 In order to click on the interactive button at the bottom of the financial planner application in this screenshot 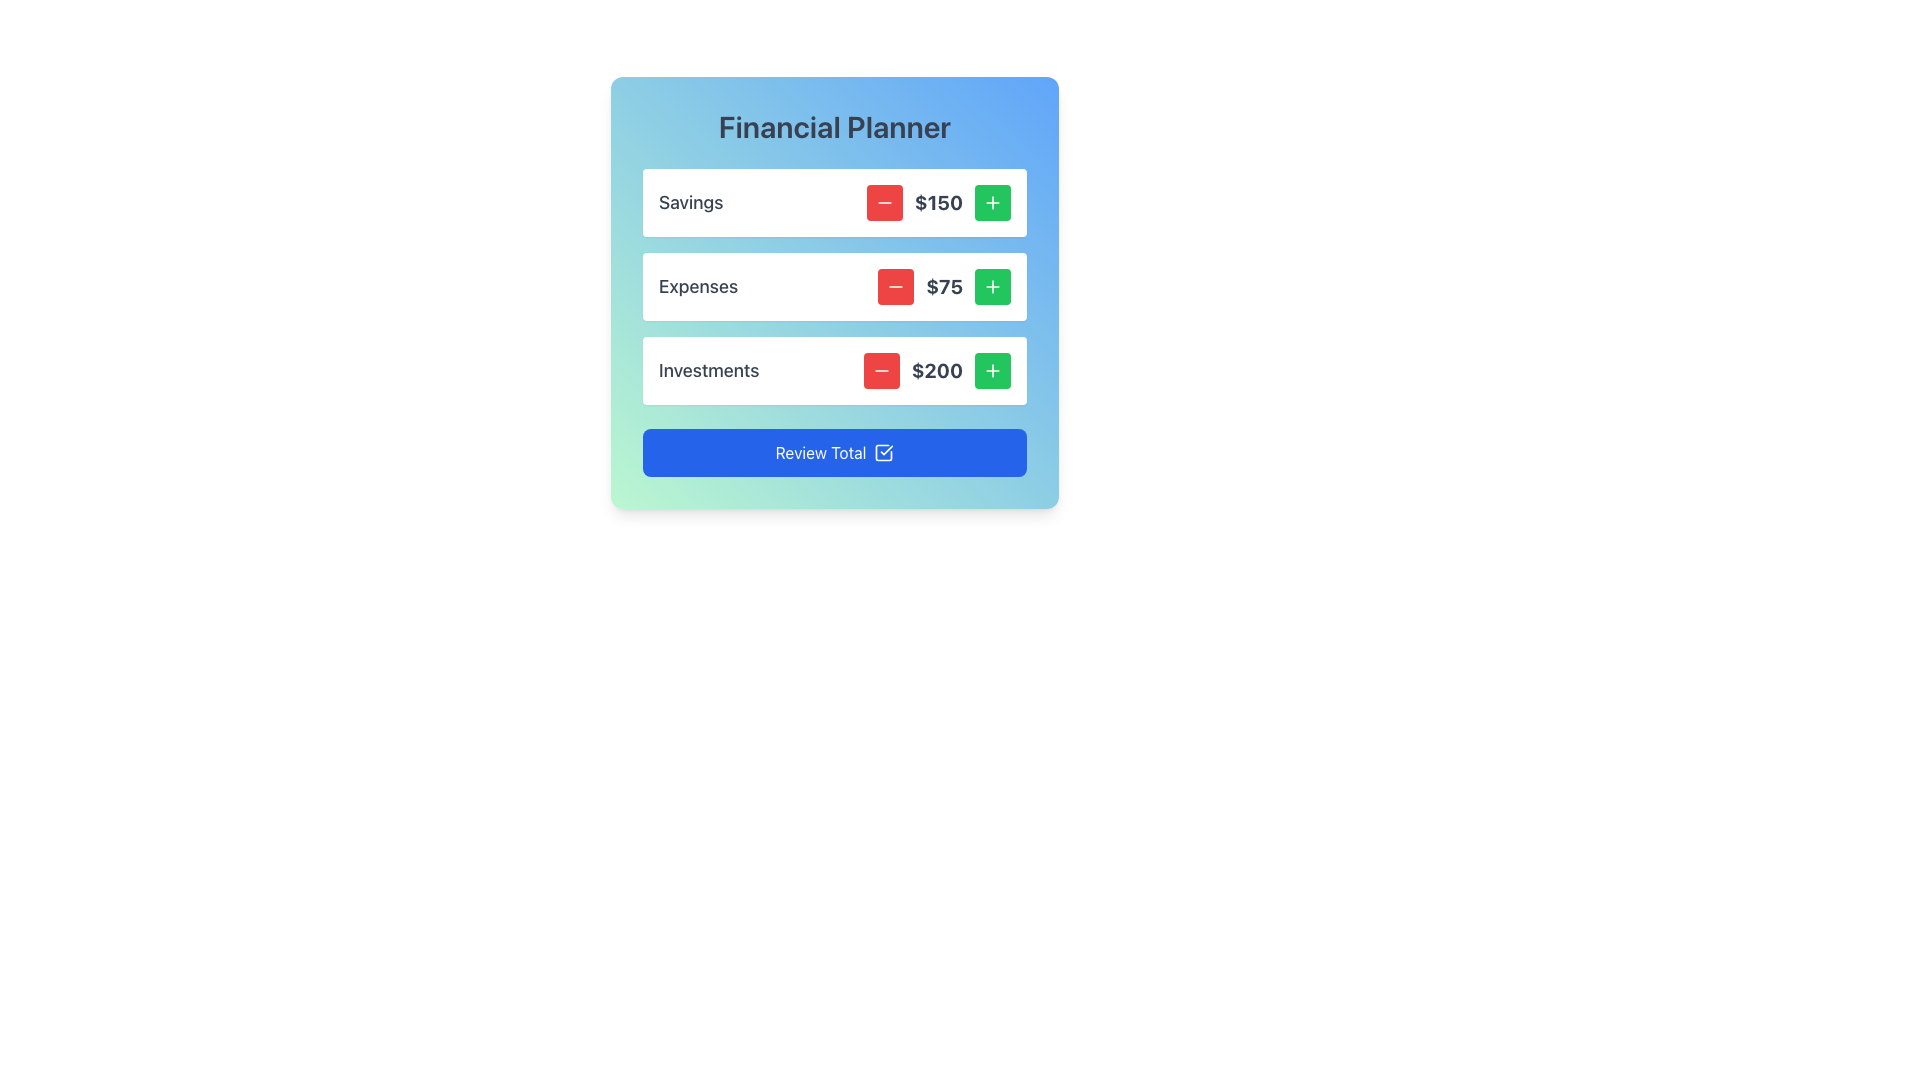, I will do `click(835, 452)`.